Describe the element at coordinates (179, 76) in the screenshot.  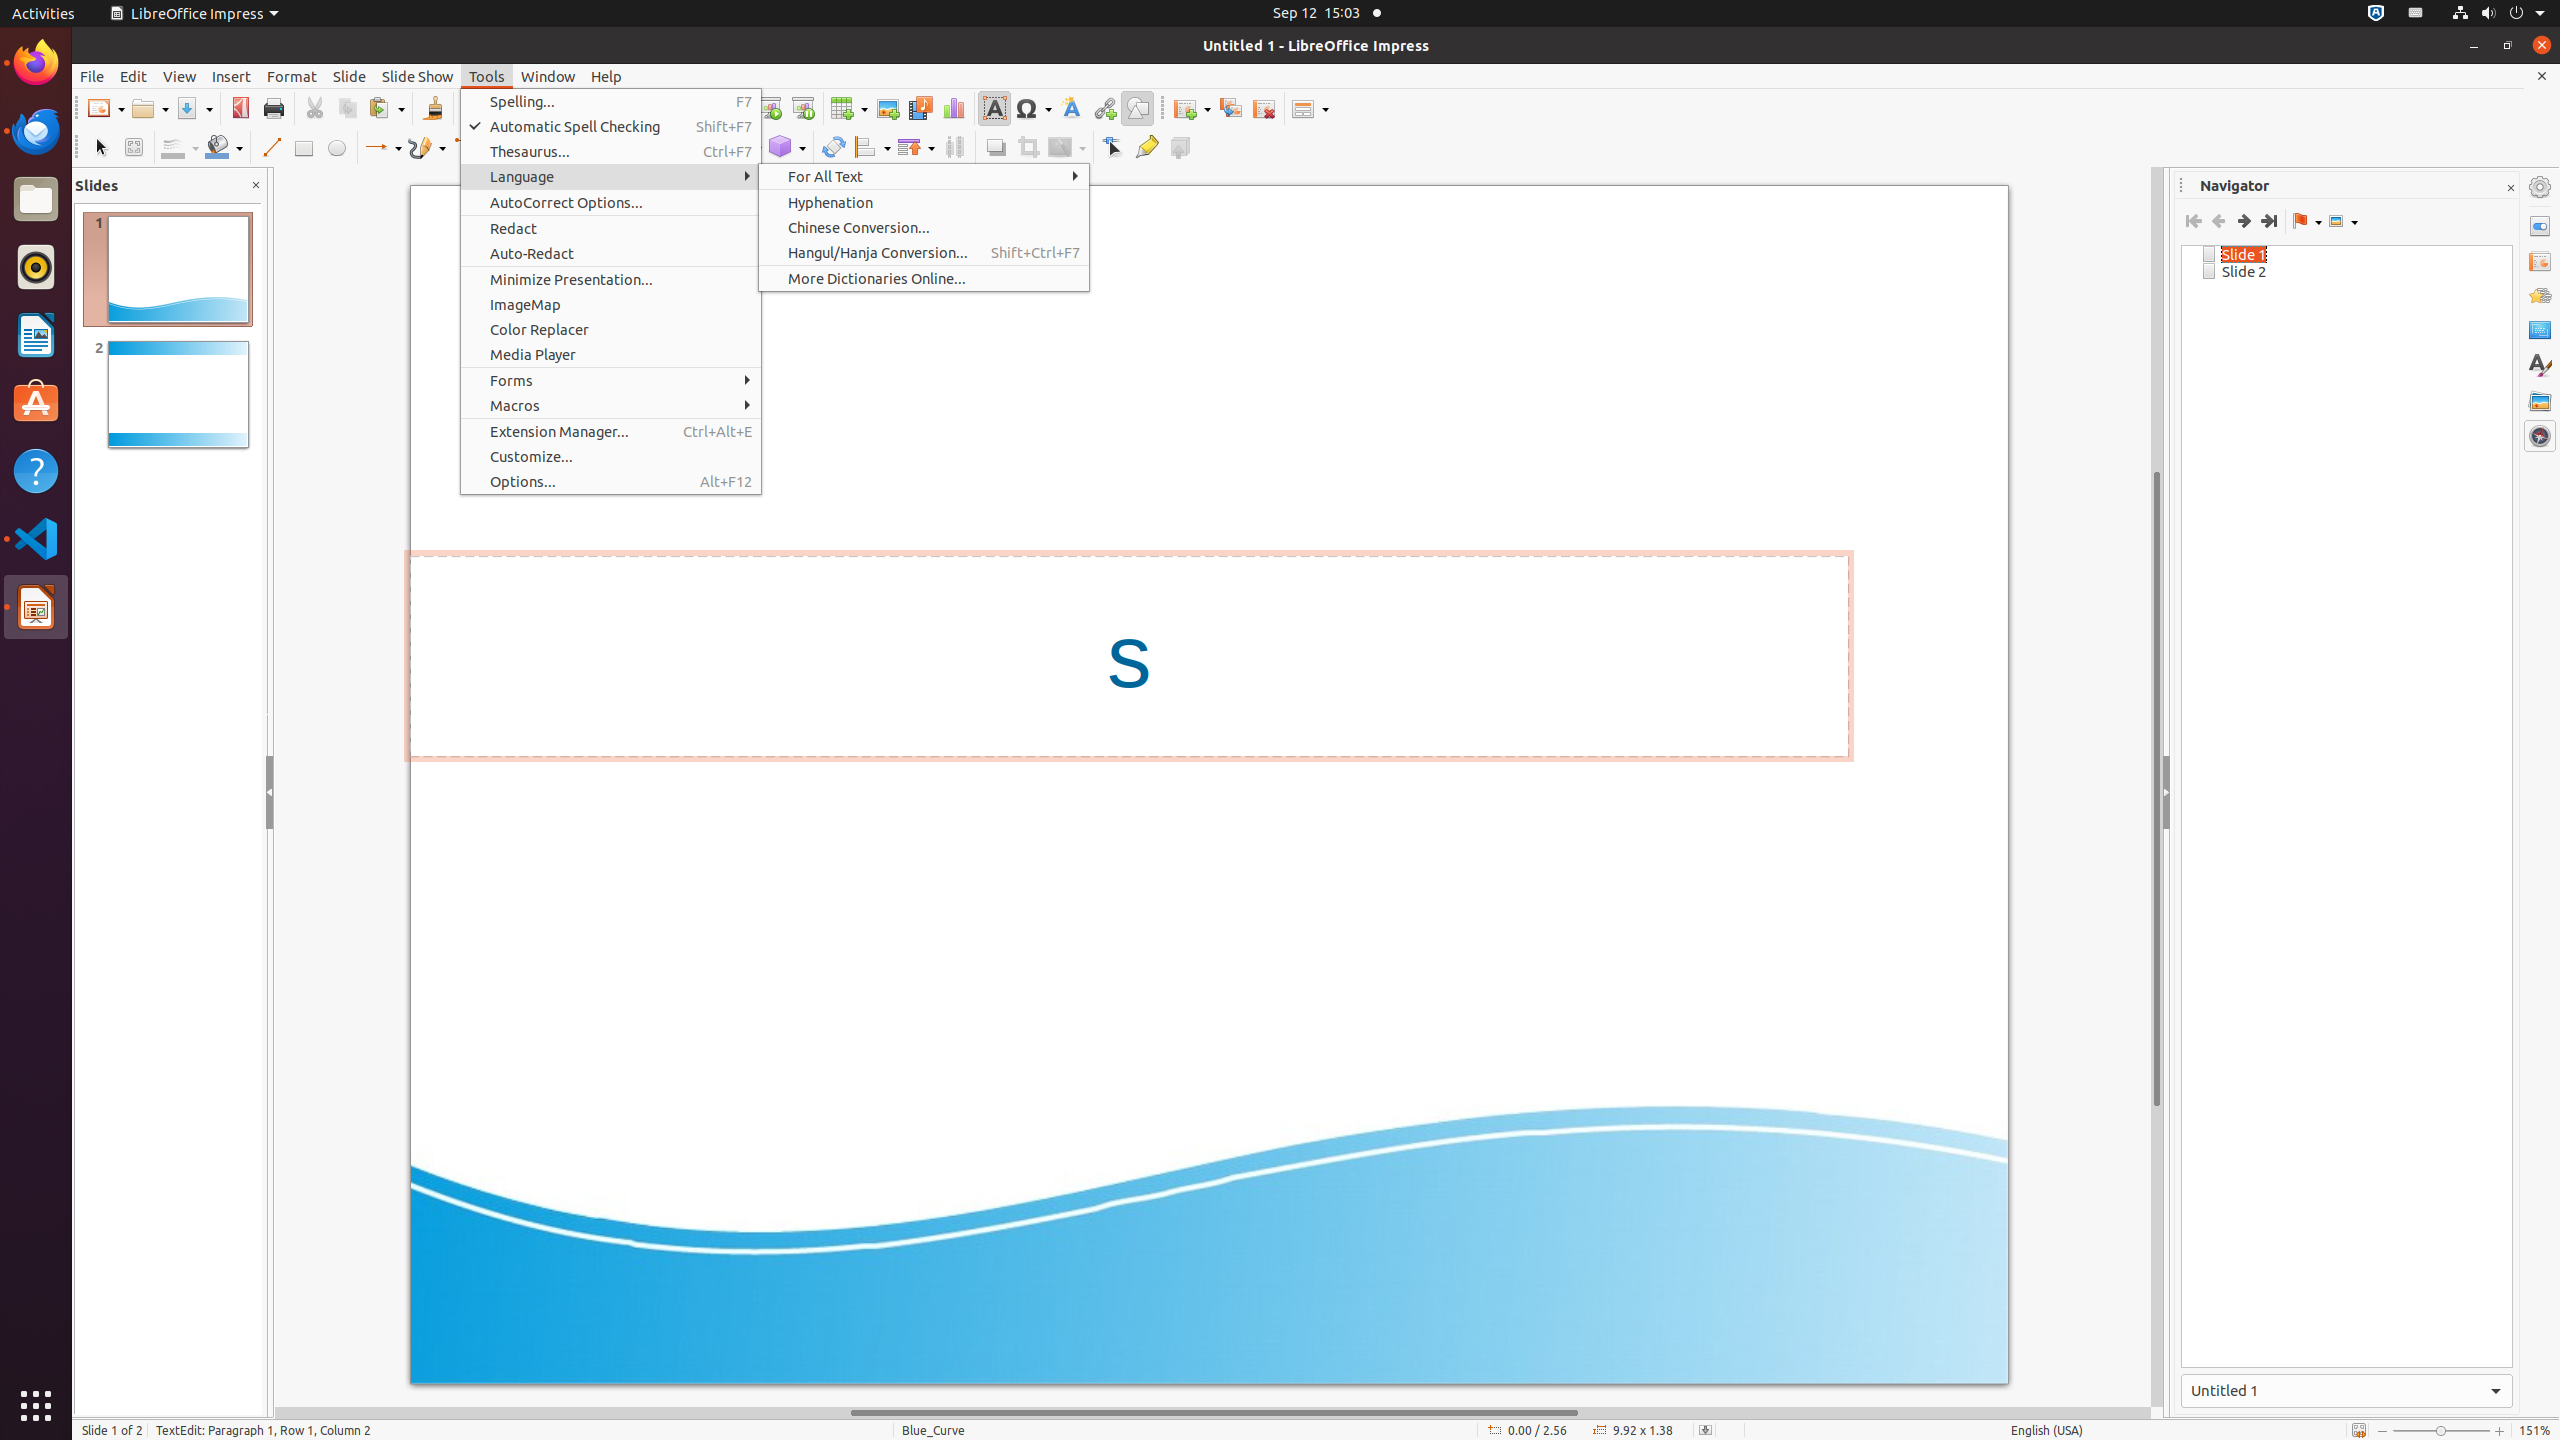
I see `'View'` at that location.